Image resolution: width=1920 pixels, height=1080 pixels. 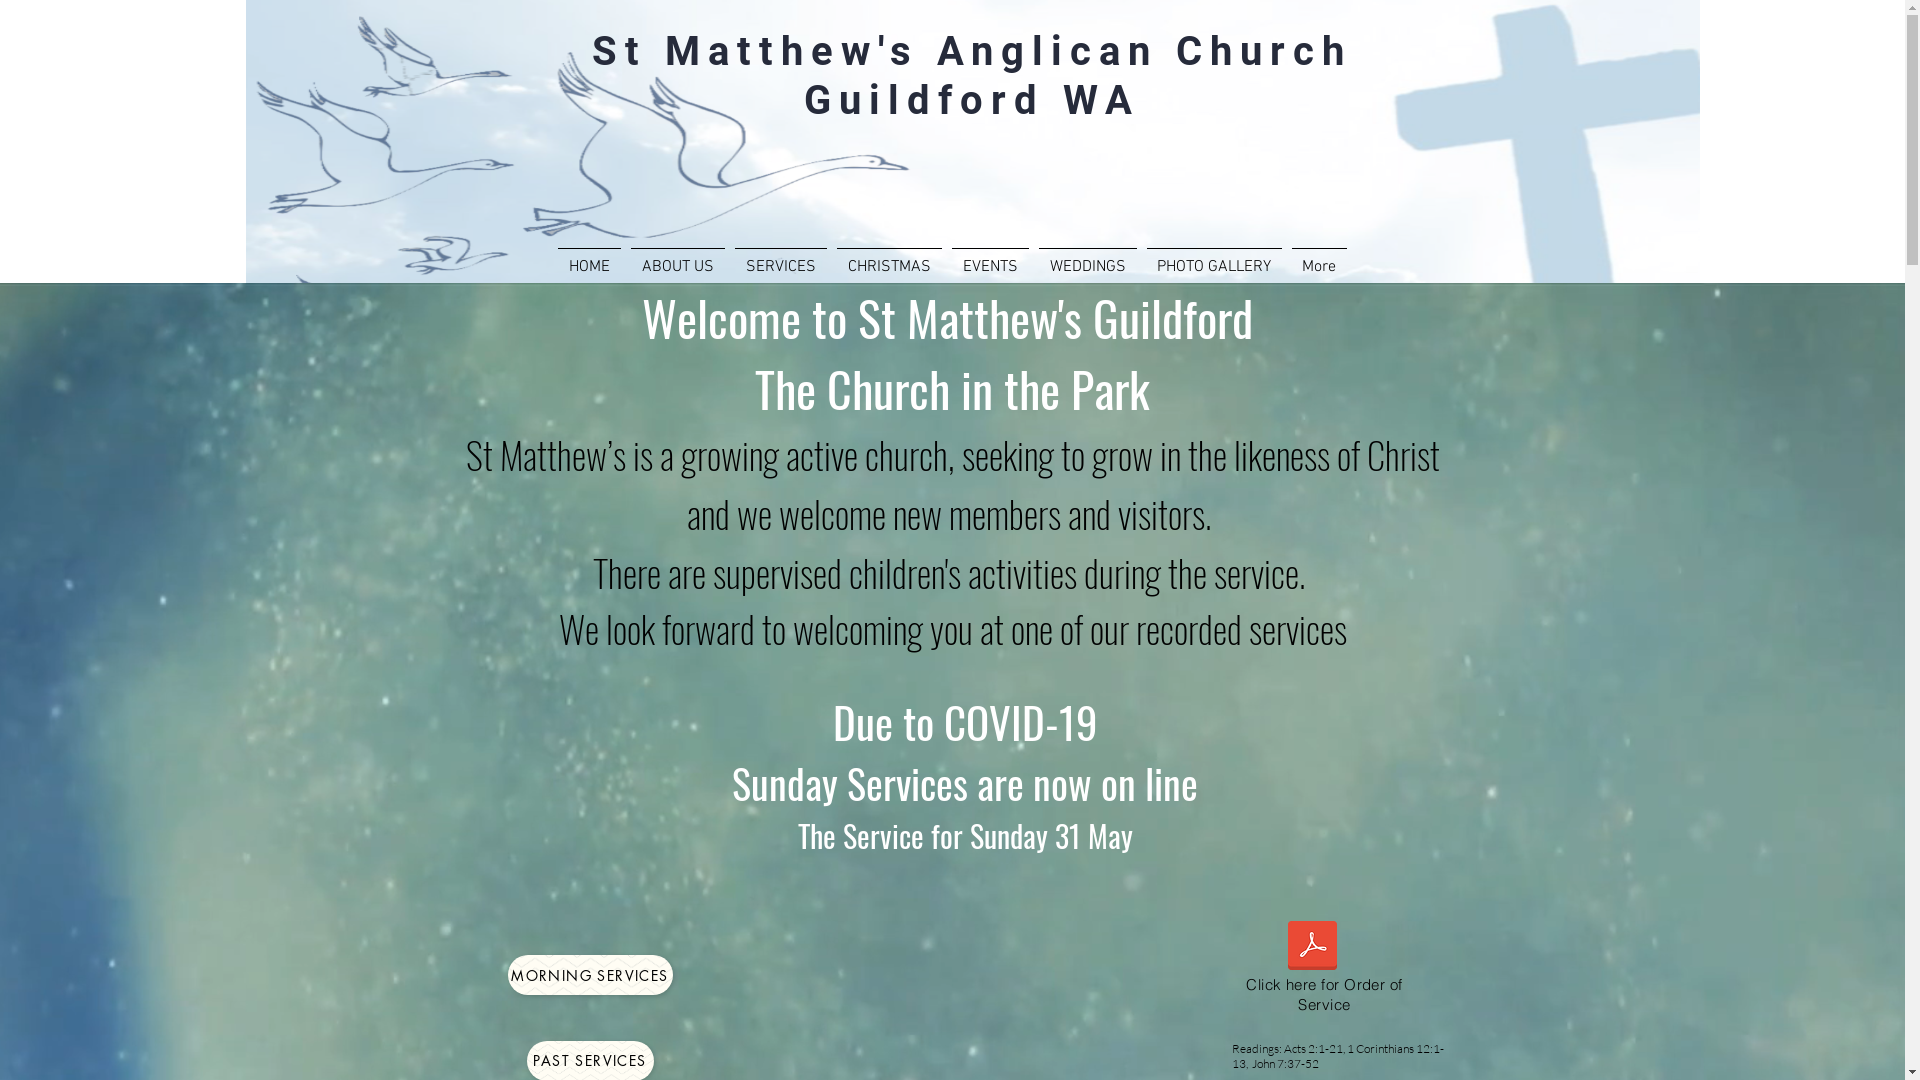 What do you see at coordinates (944, 257) in the screenshot?
I see `'EVENTS'` at bounding box center [944, 257].